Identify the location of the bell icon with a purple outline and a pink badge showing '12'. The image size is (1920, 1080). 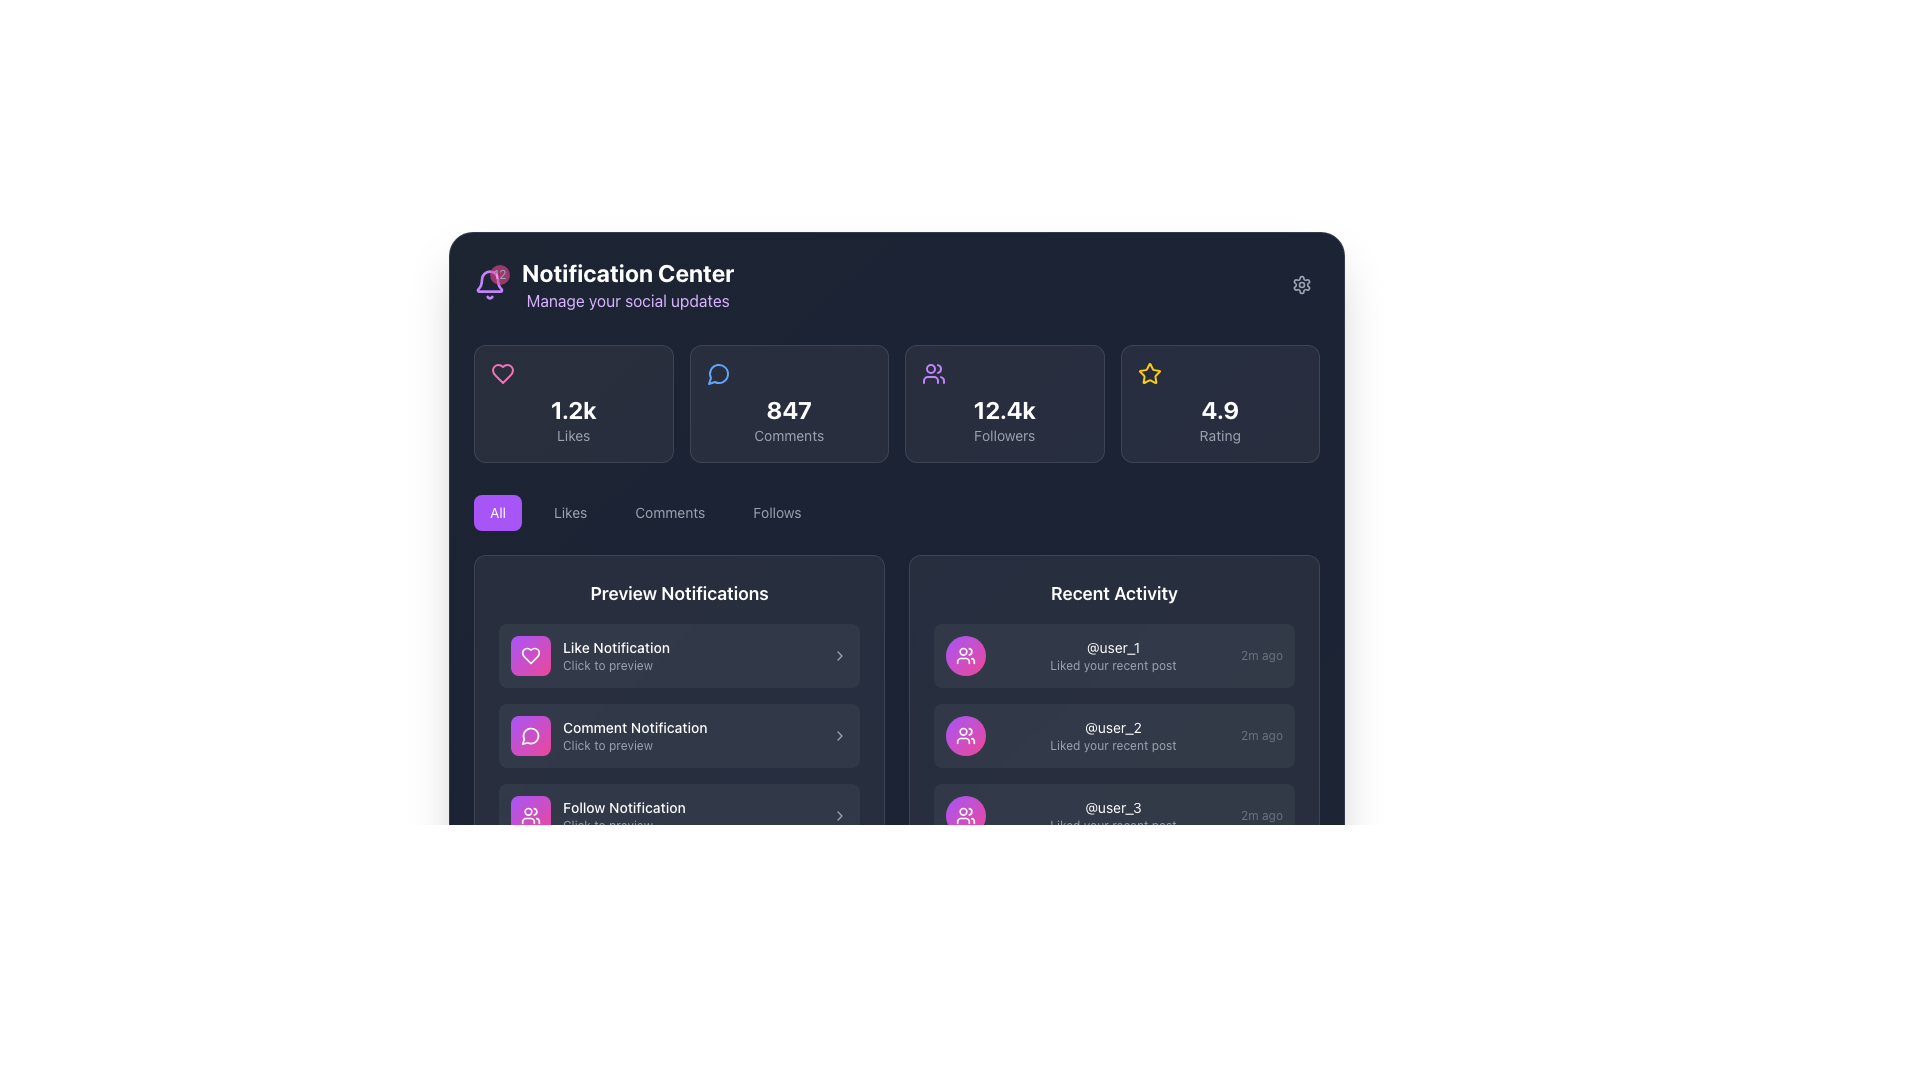
(489, 285).